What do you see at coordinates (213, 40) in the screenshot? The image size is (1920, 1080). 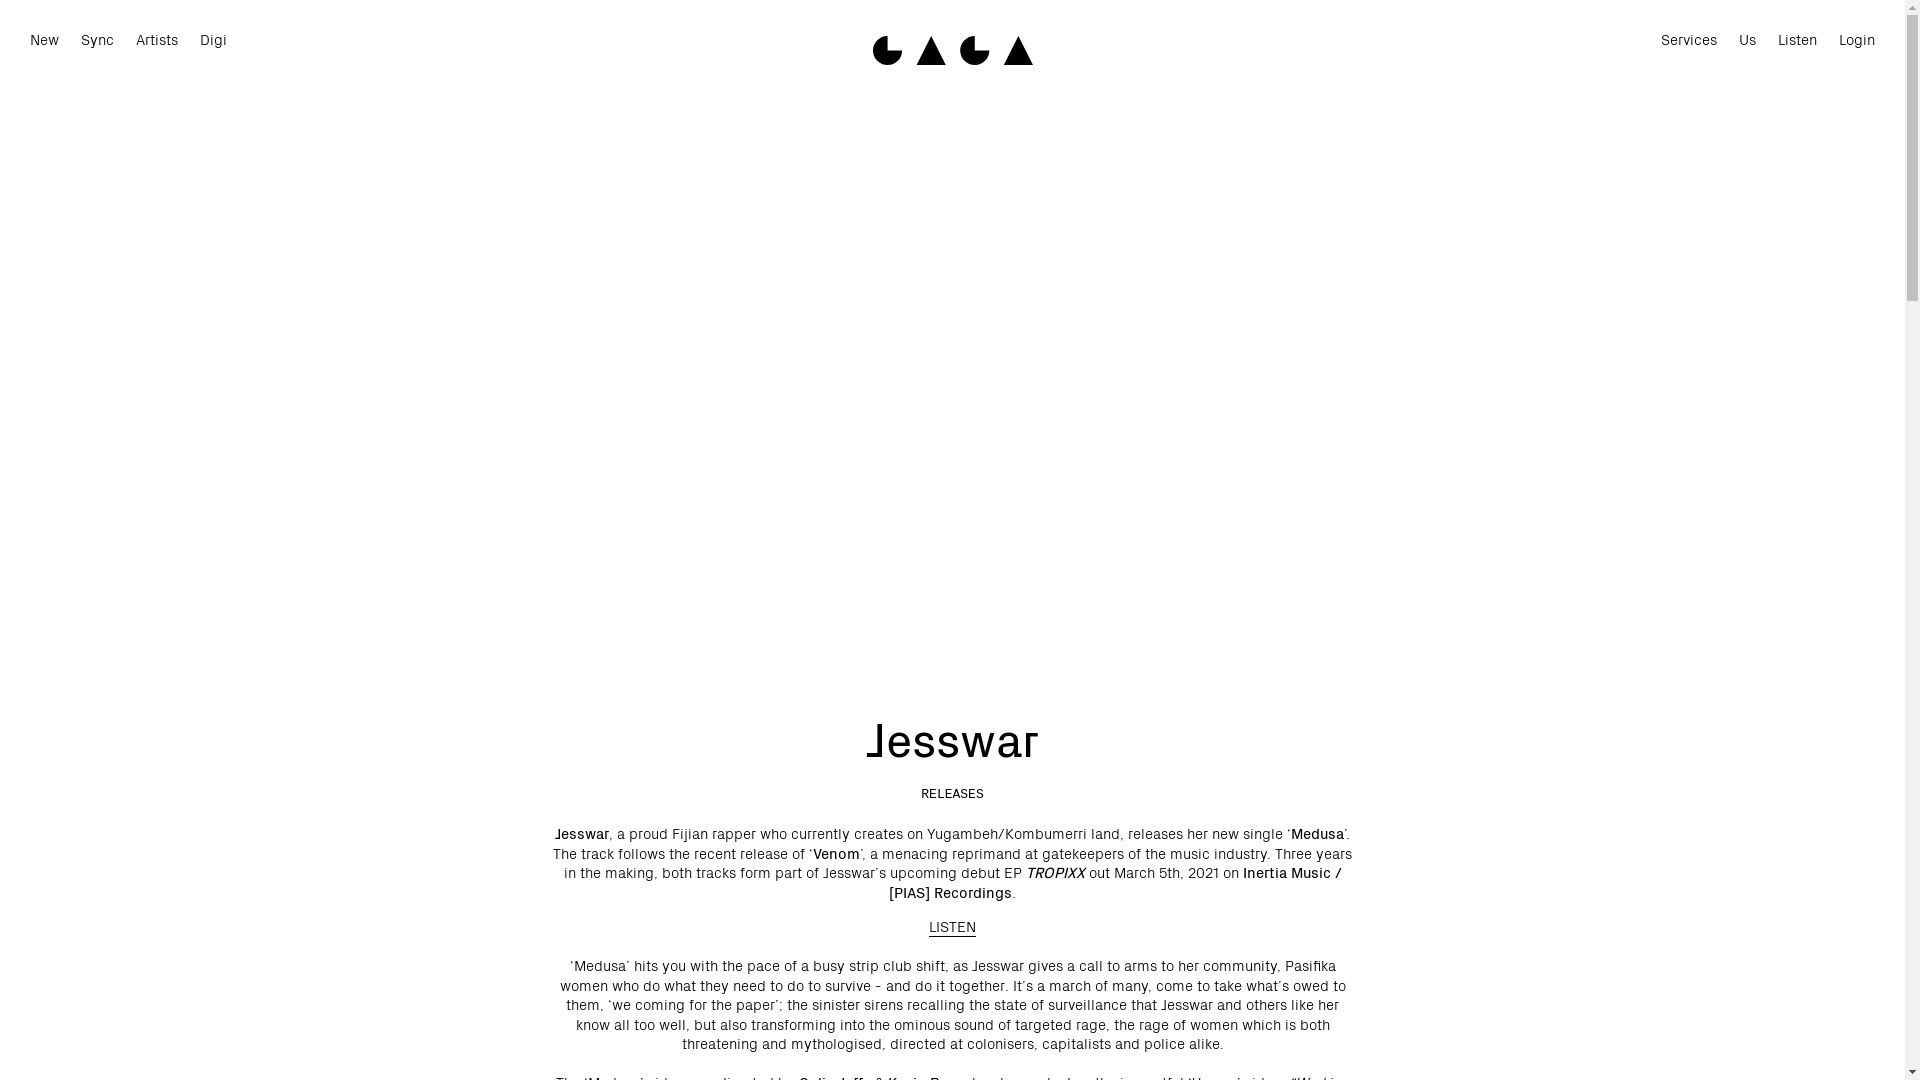 I see `'Digi'` at bounding box center [213, 40].